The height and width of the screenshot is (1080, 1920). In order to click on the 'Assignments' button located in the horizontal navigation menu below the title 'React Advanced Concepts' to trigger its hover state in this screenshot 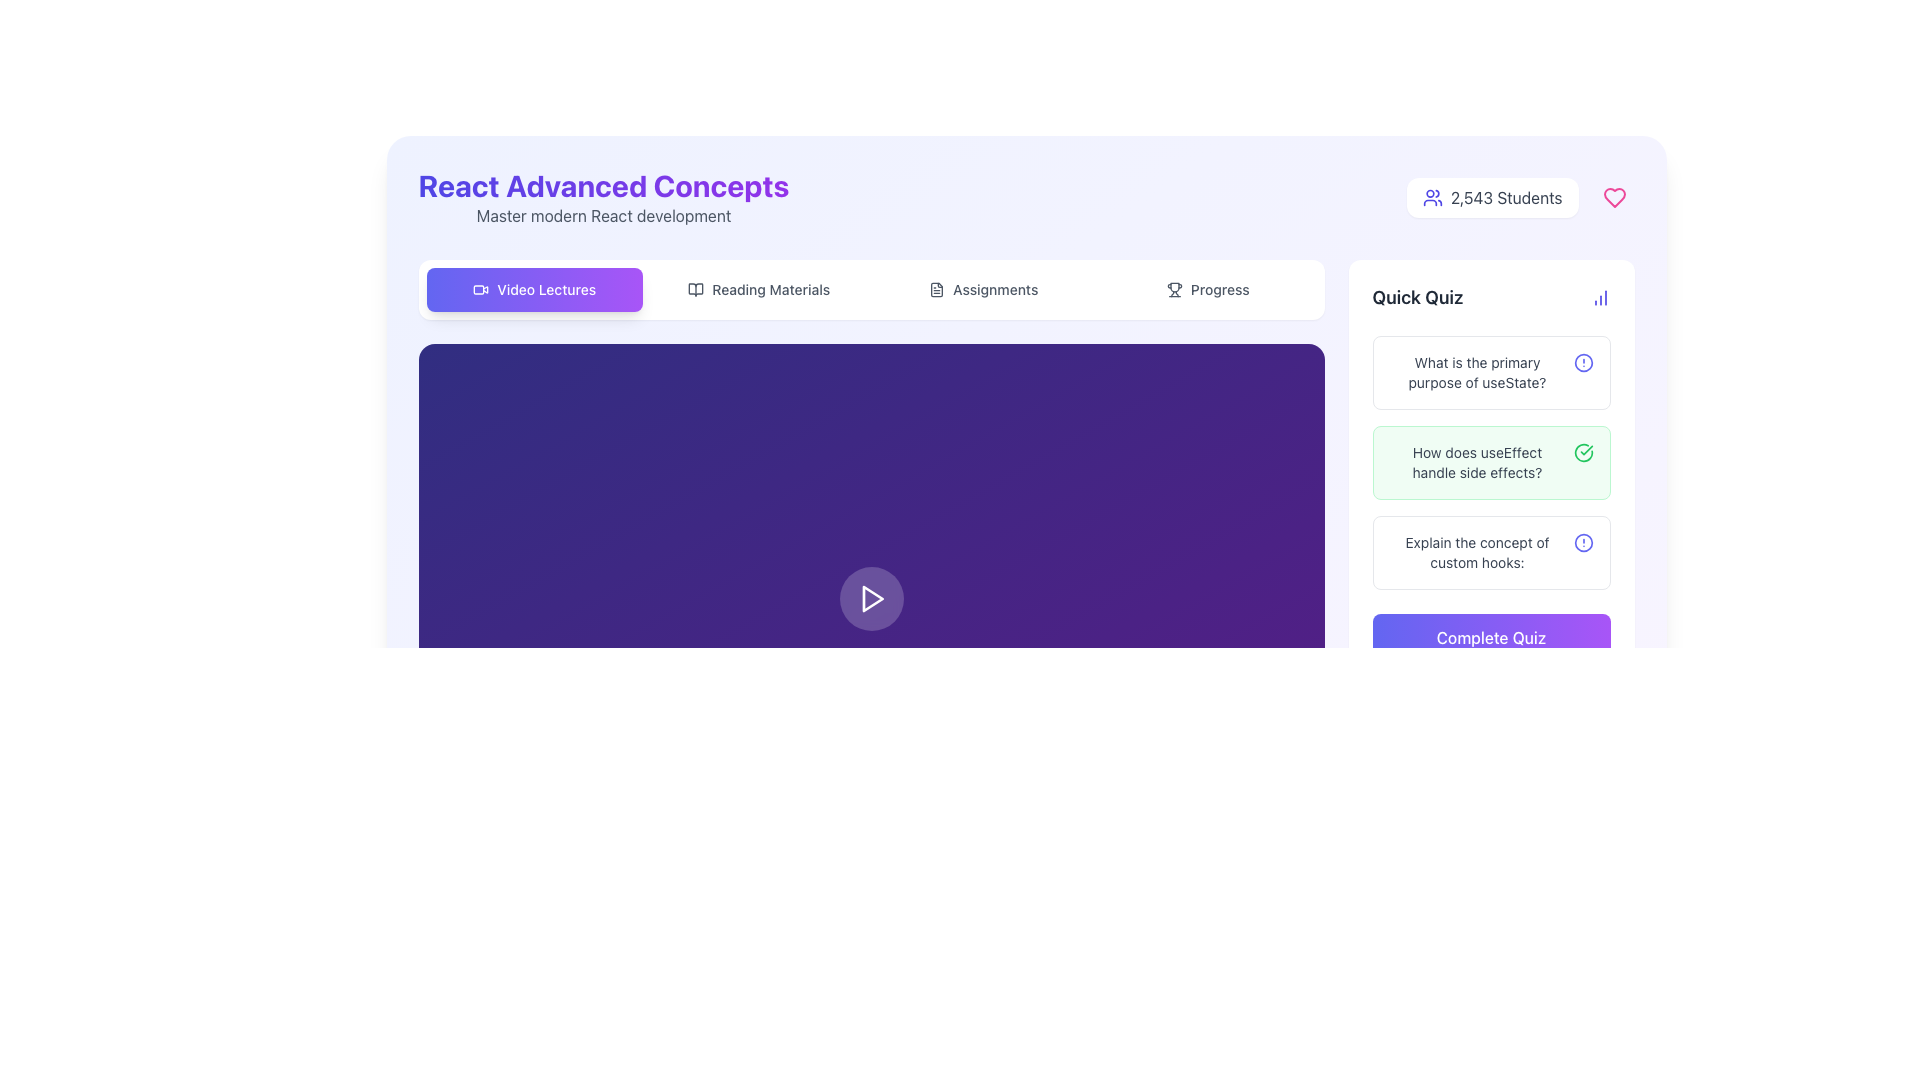, I will do `click(983, 289)`.